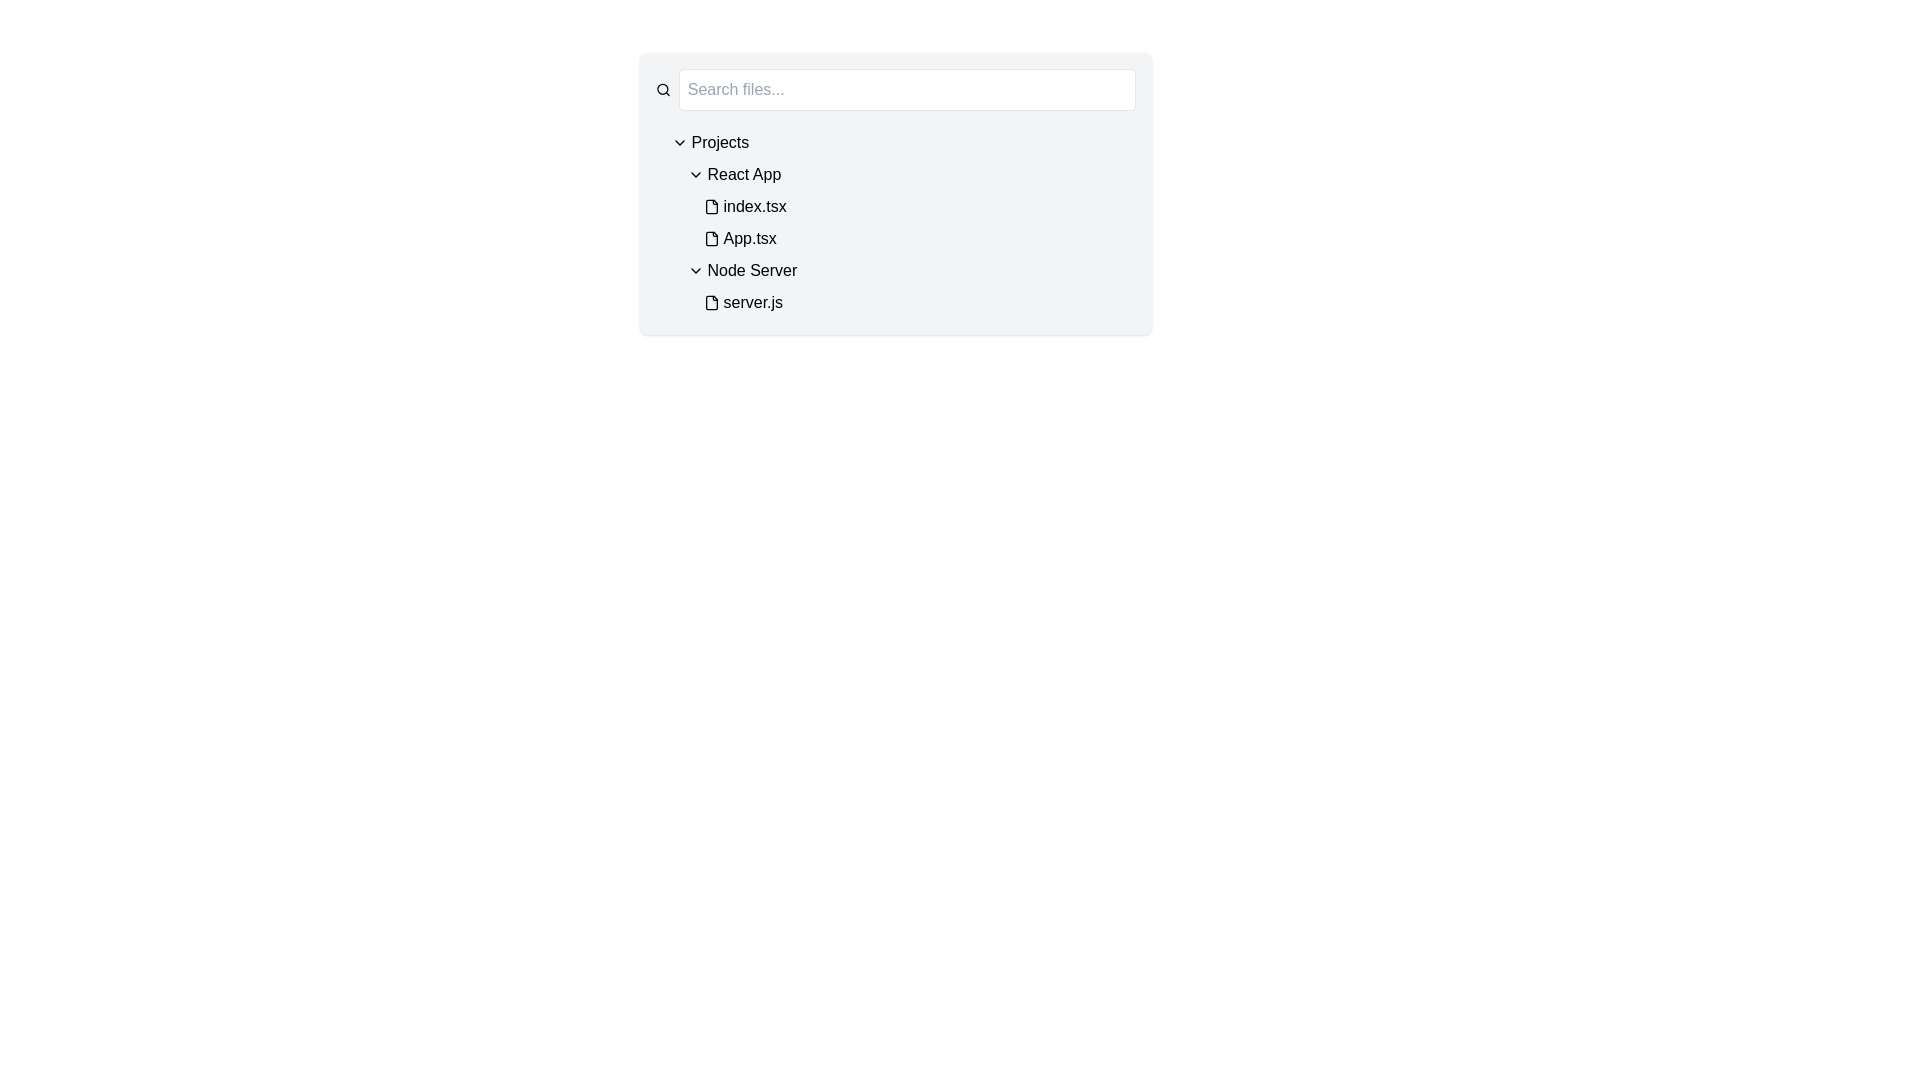 The width and height of the screenshot is (1920, 1080). Describe the element at coordinates (918, 303) in the screenshot. I see `the list item representing the file 'server.js' located under the 'Node Server' section` at that location.